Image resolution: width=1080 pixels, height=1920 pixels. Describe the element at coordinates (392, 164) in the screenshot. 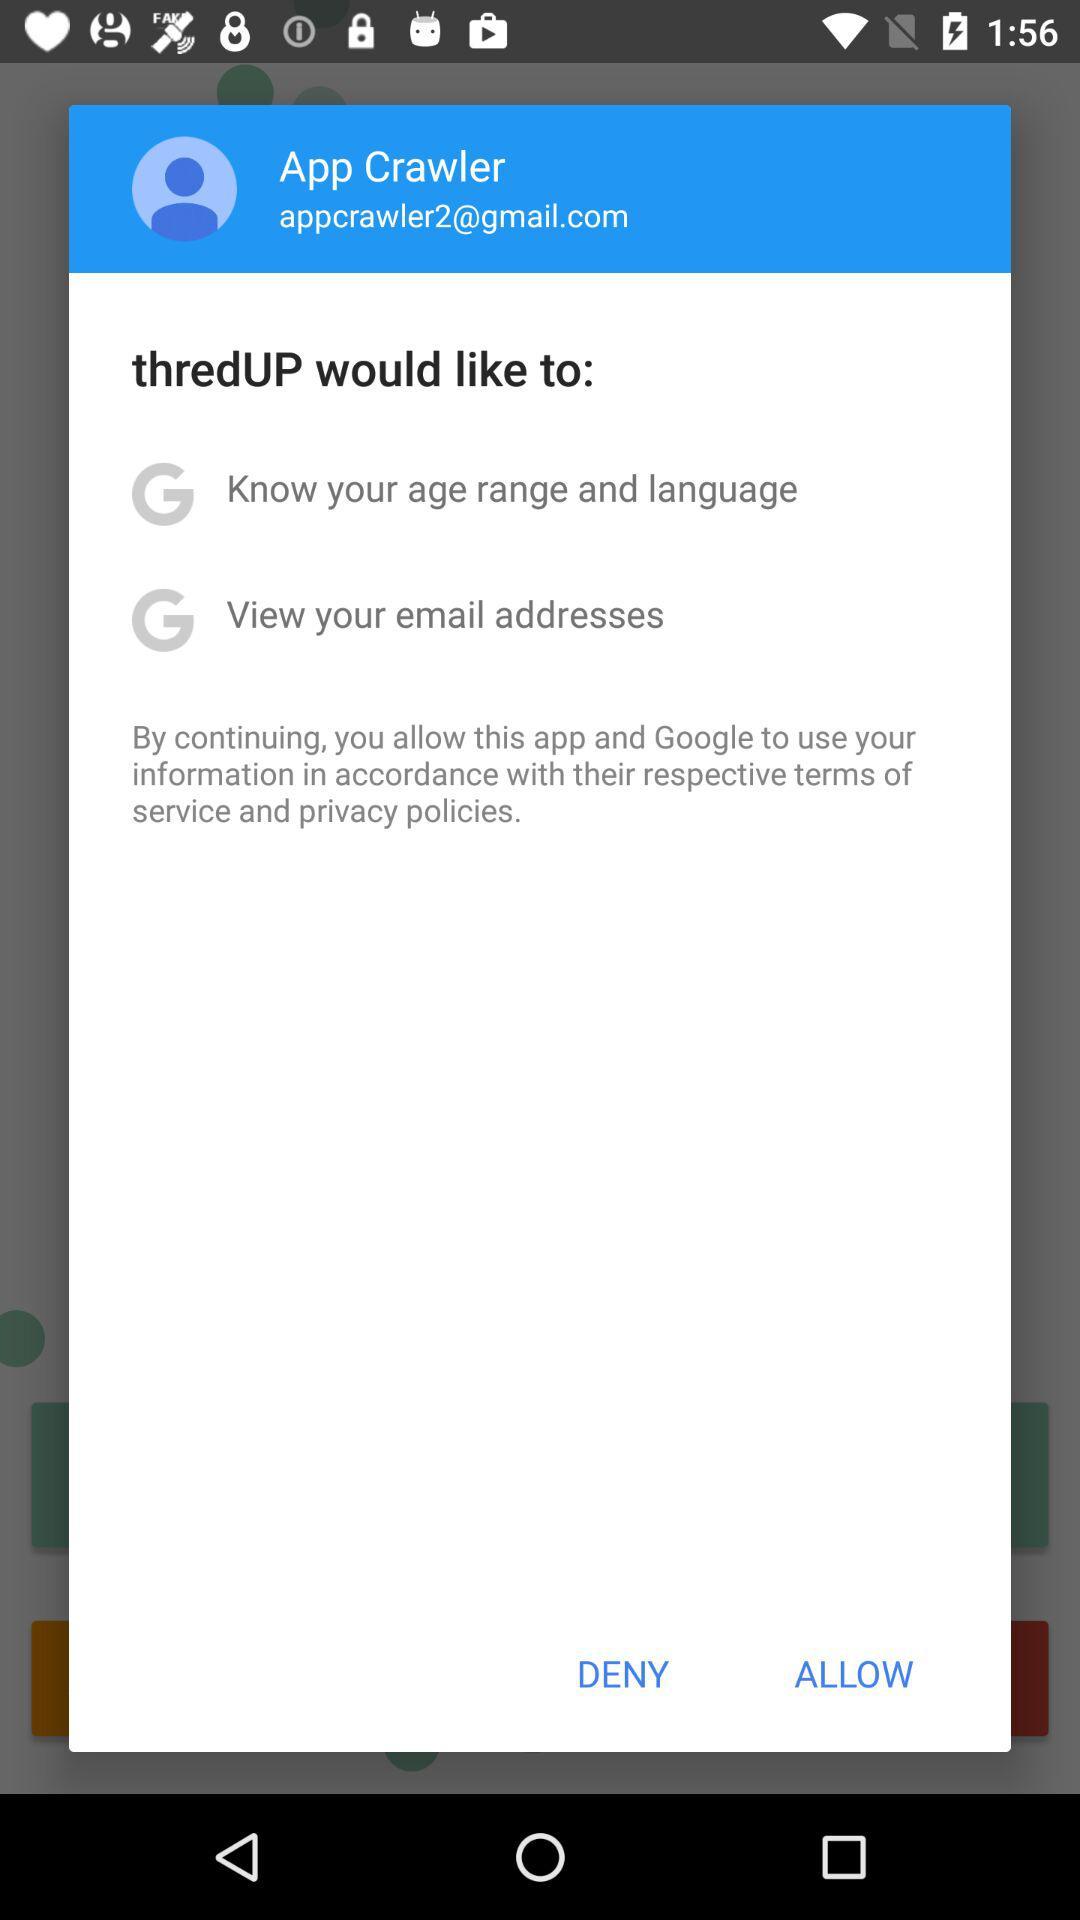

I see `app crawler` at that location.